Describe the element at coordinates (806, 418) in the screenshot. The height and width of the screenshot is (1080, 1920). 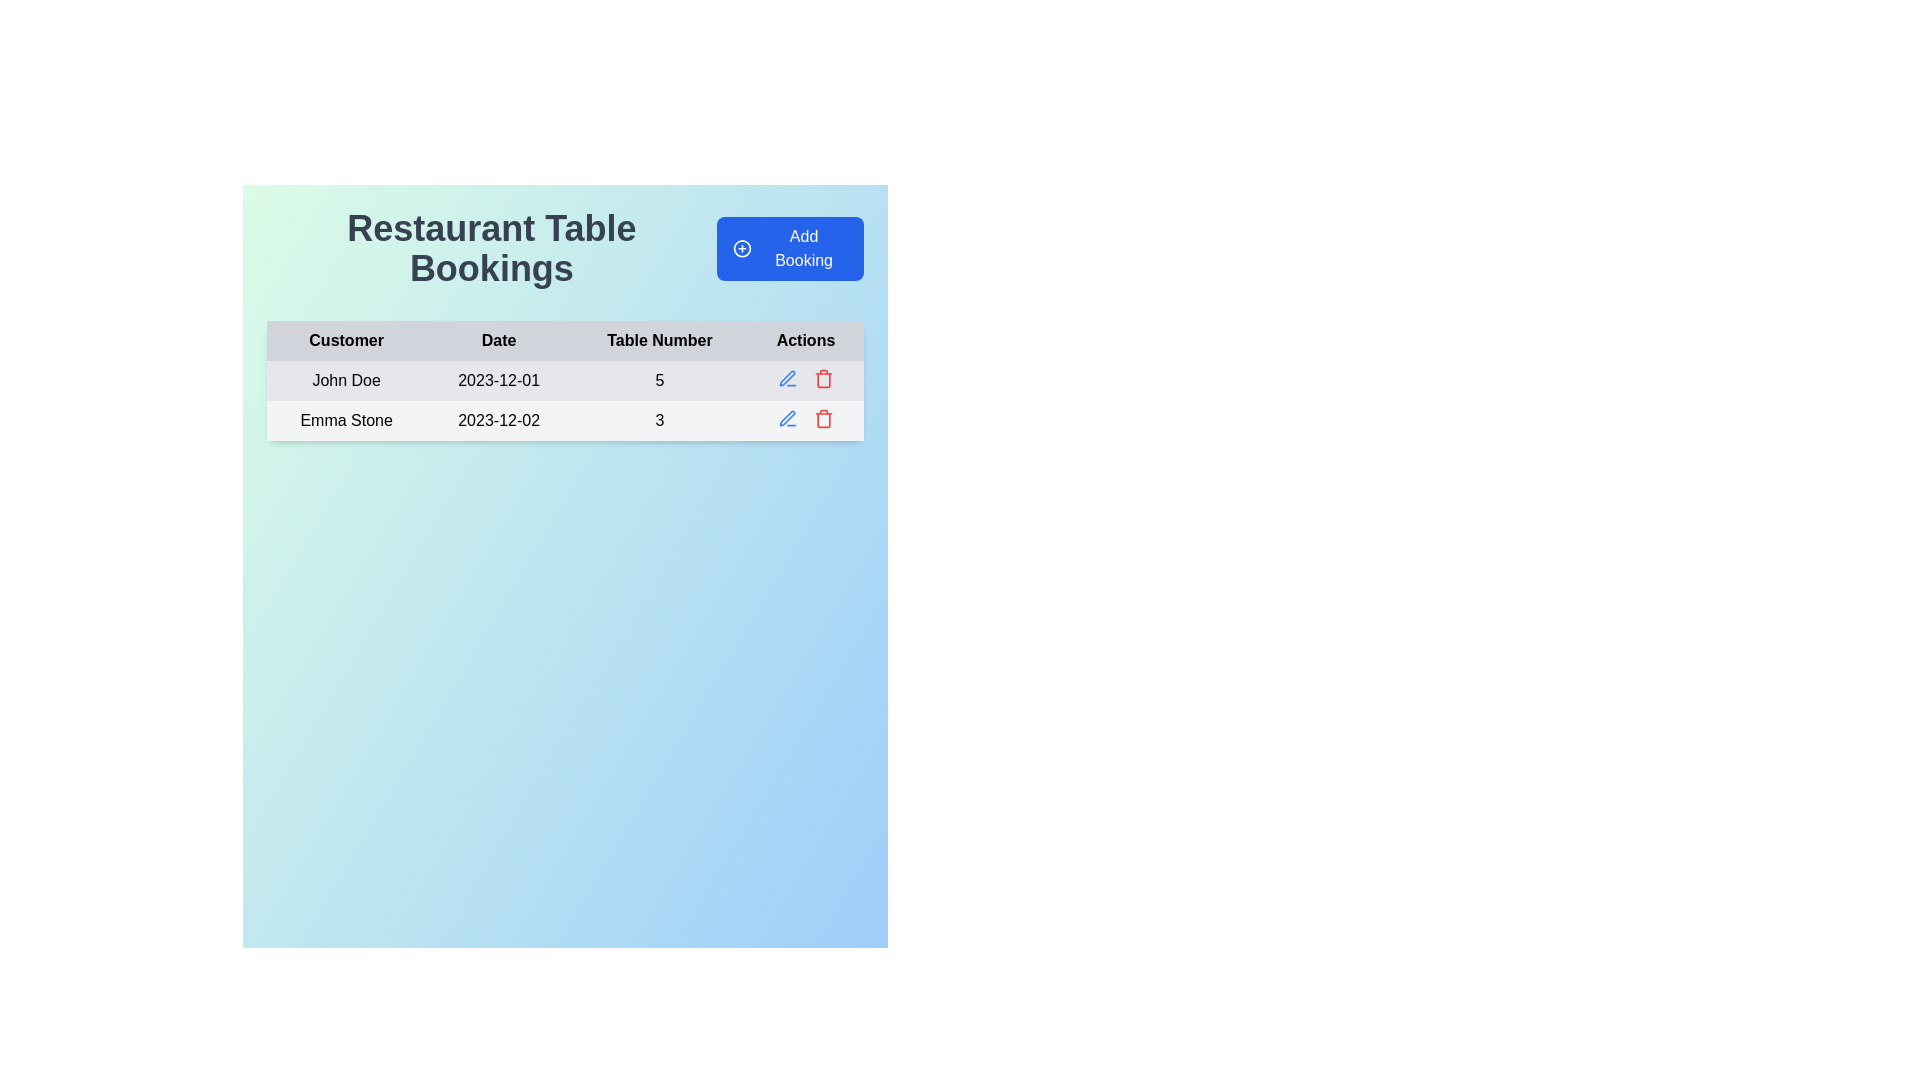
I see `the trash bin icon located in the last cell of the second row of the table` at that location.